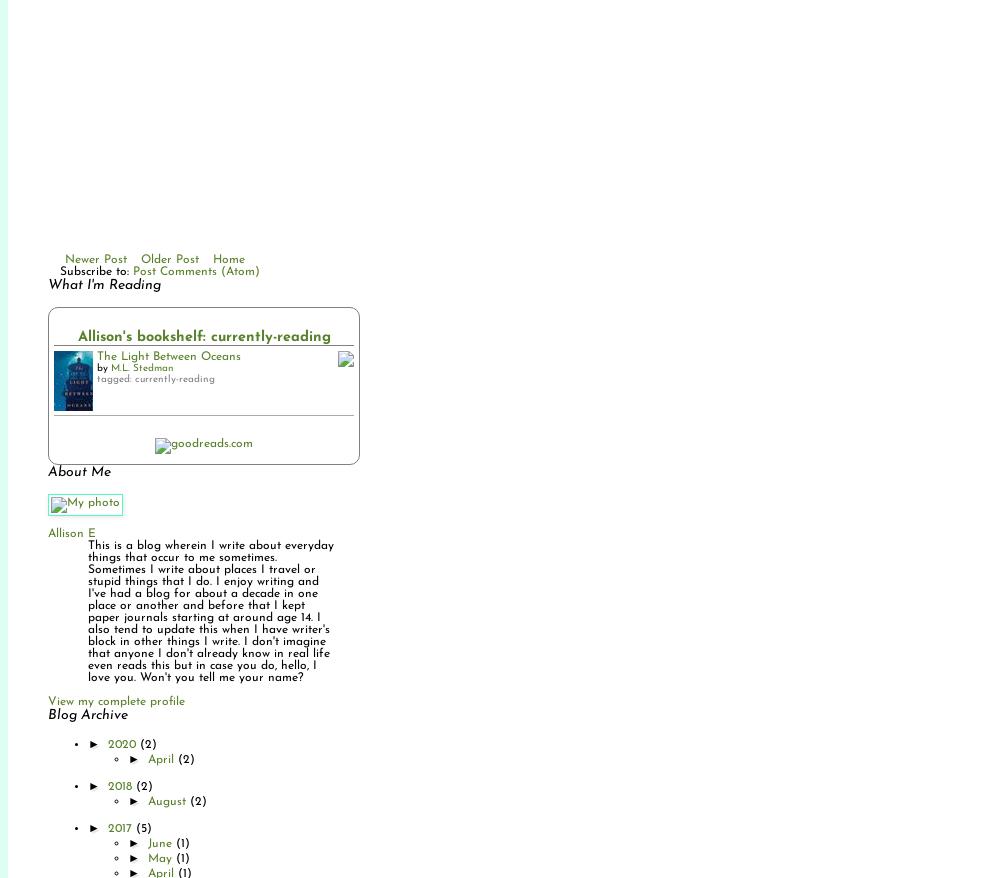 The width and height of the screenshot is (988, 878). I want to click on 'Post Comments (Atom)', so click(131, 271).